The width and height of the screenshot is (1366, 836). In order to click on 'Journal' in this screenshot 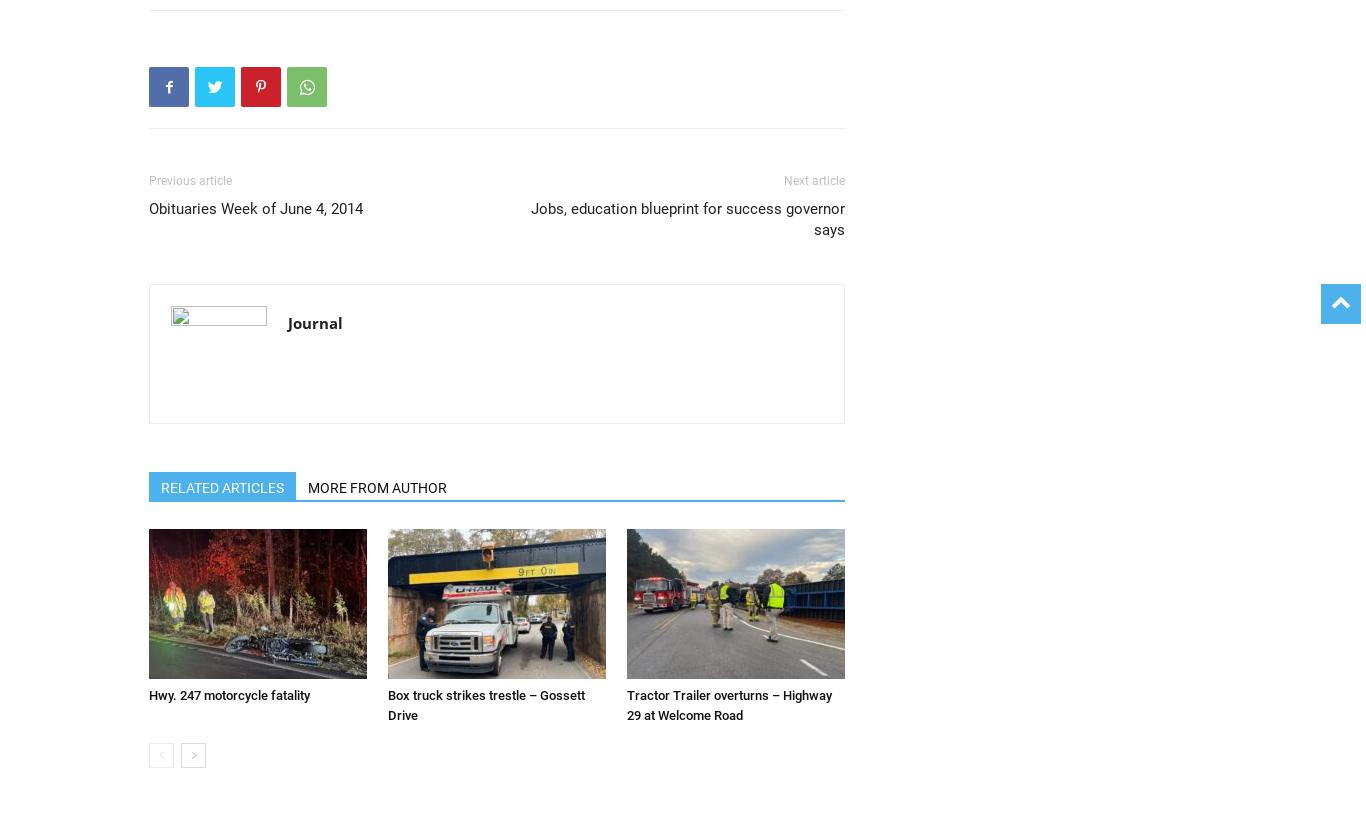, I will do `click(315, 322)`.